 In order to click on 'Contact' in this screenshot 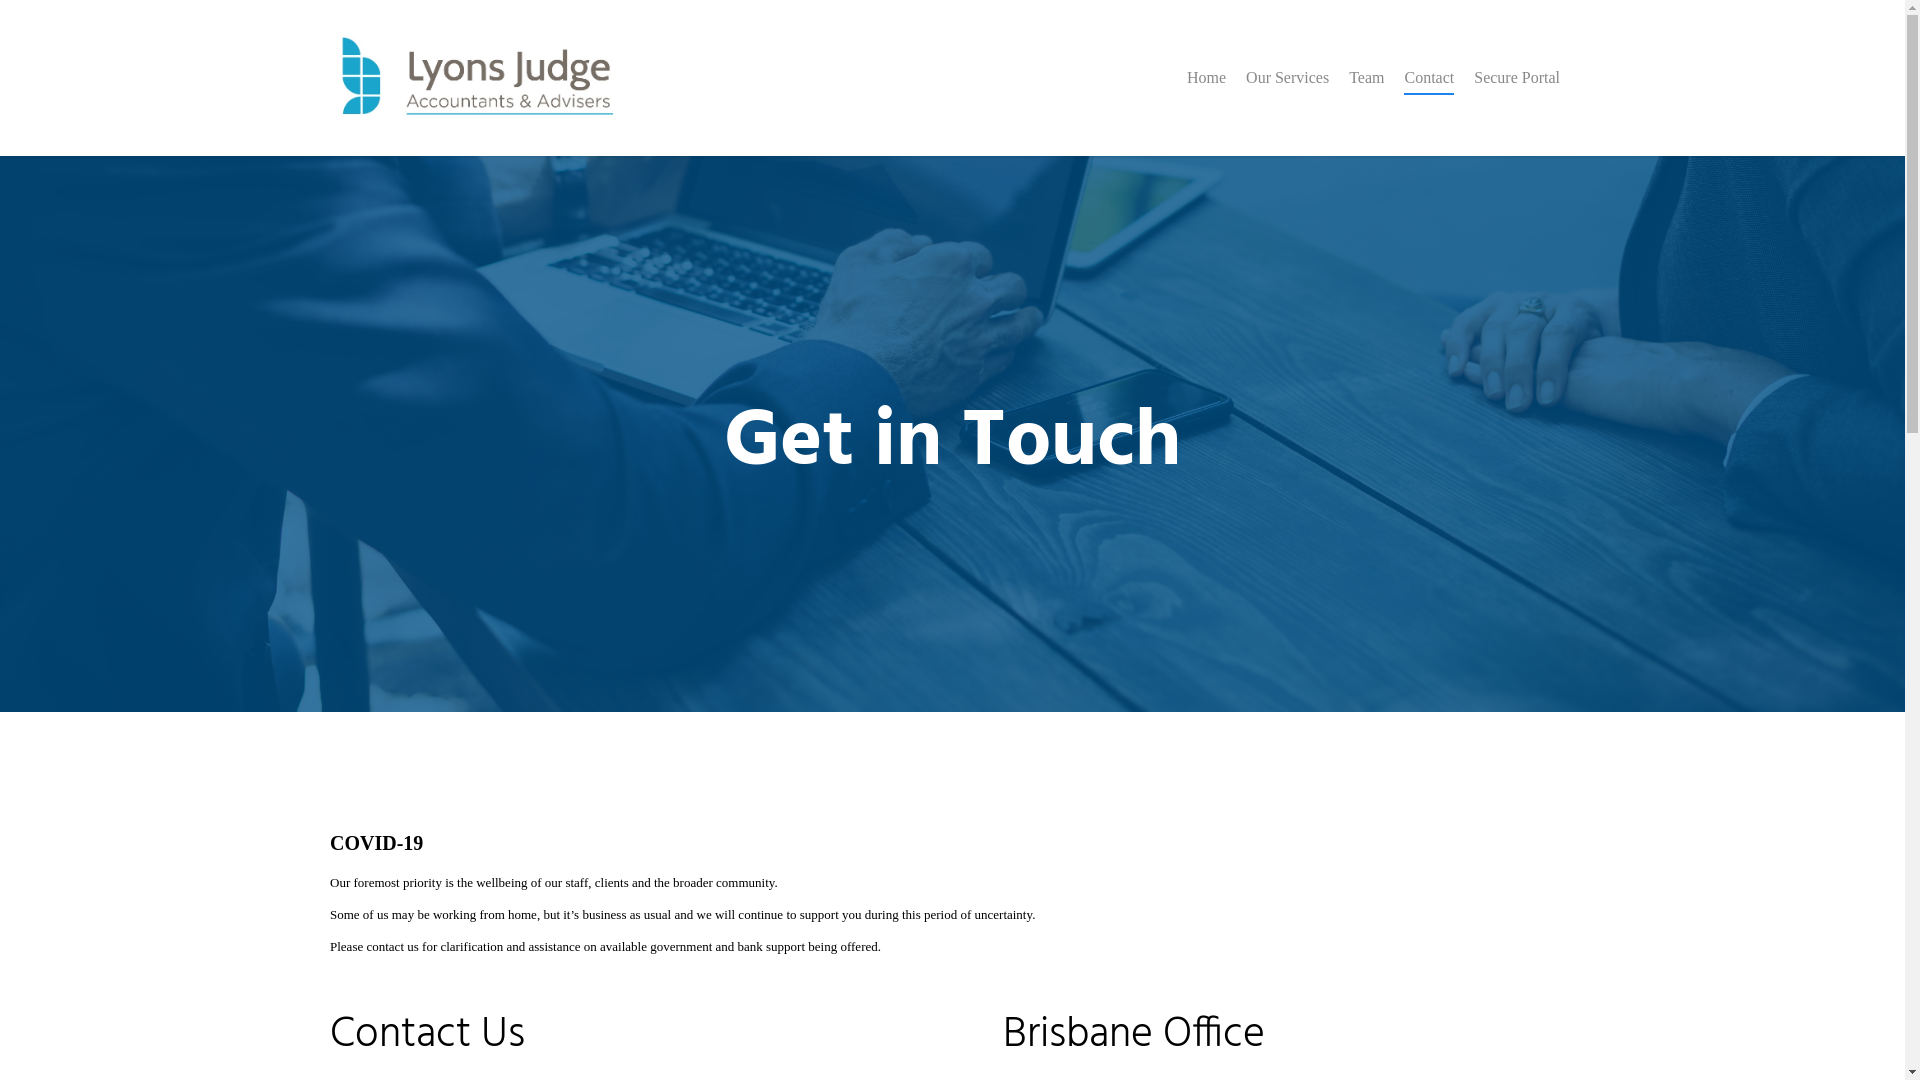, I will do `click(1428, 92)`.